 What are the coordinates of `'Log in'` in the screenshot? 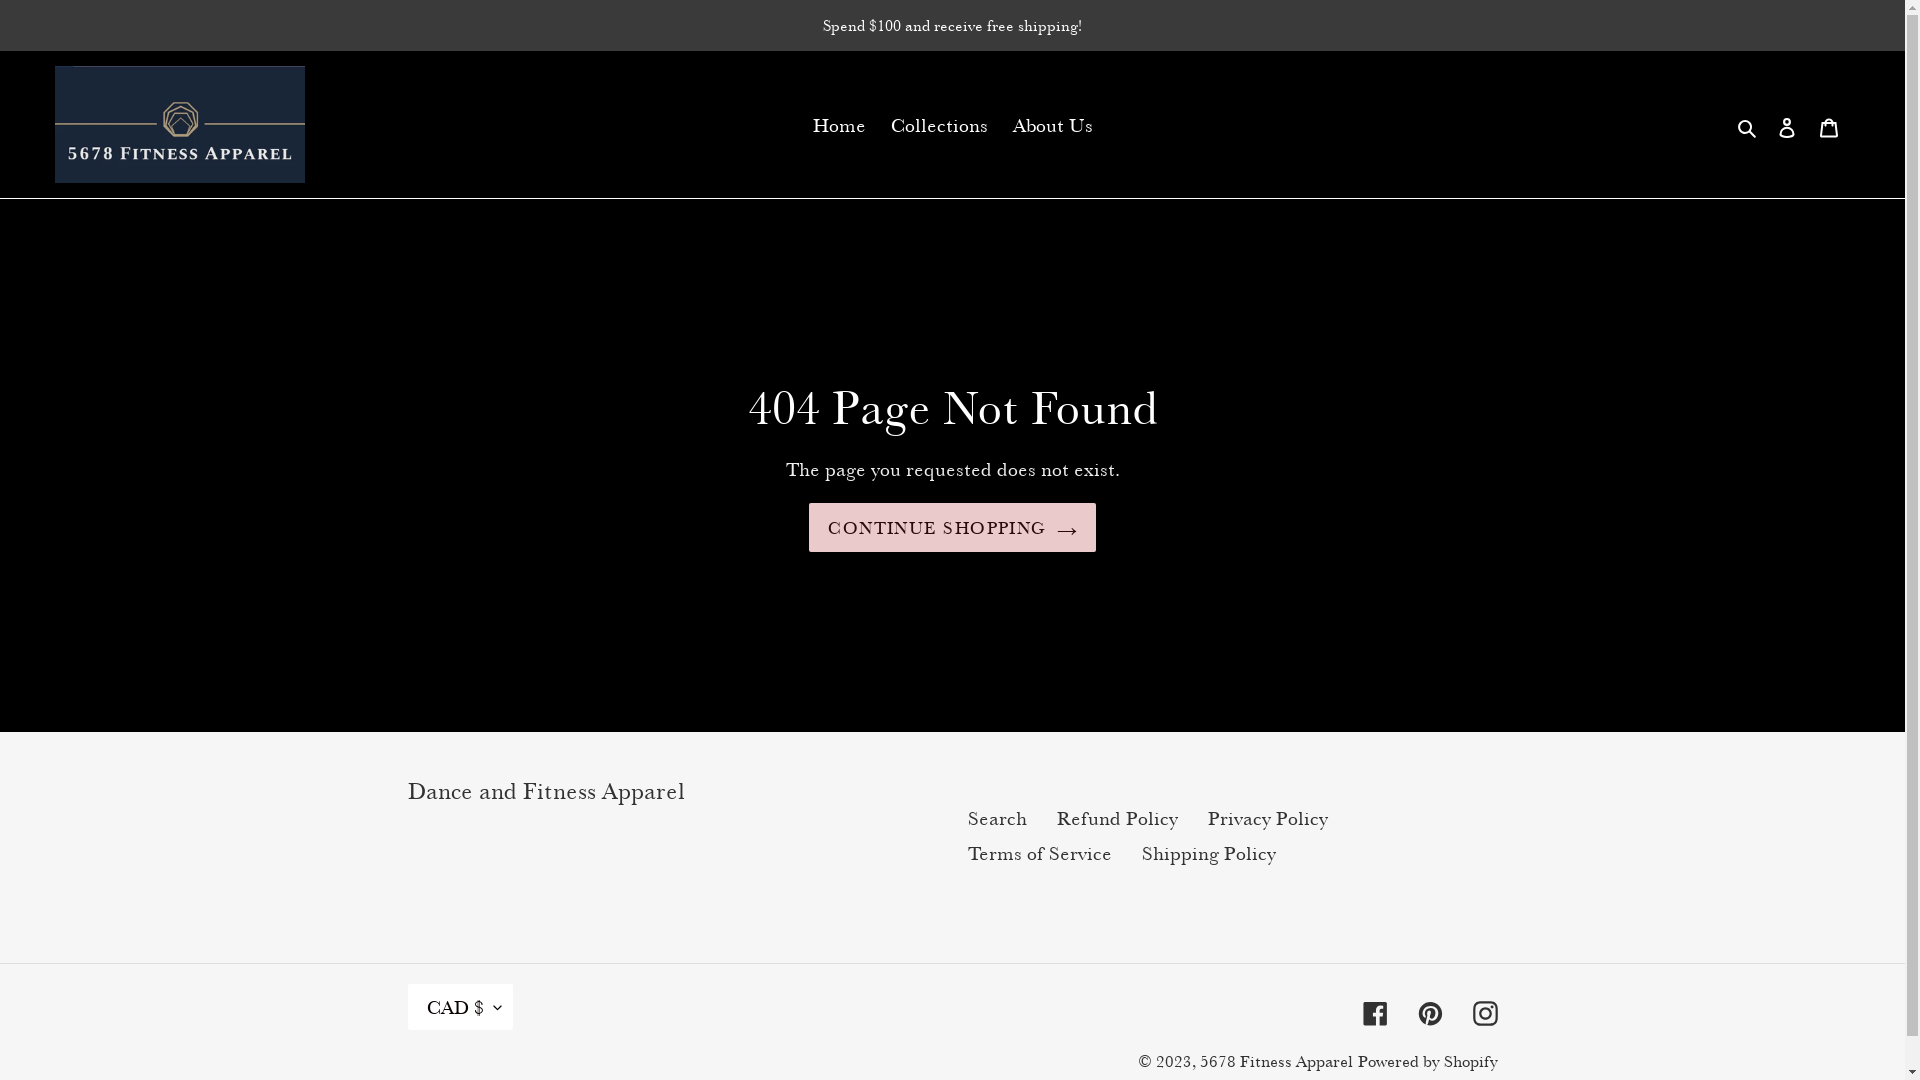 It's located at (1786, 124).